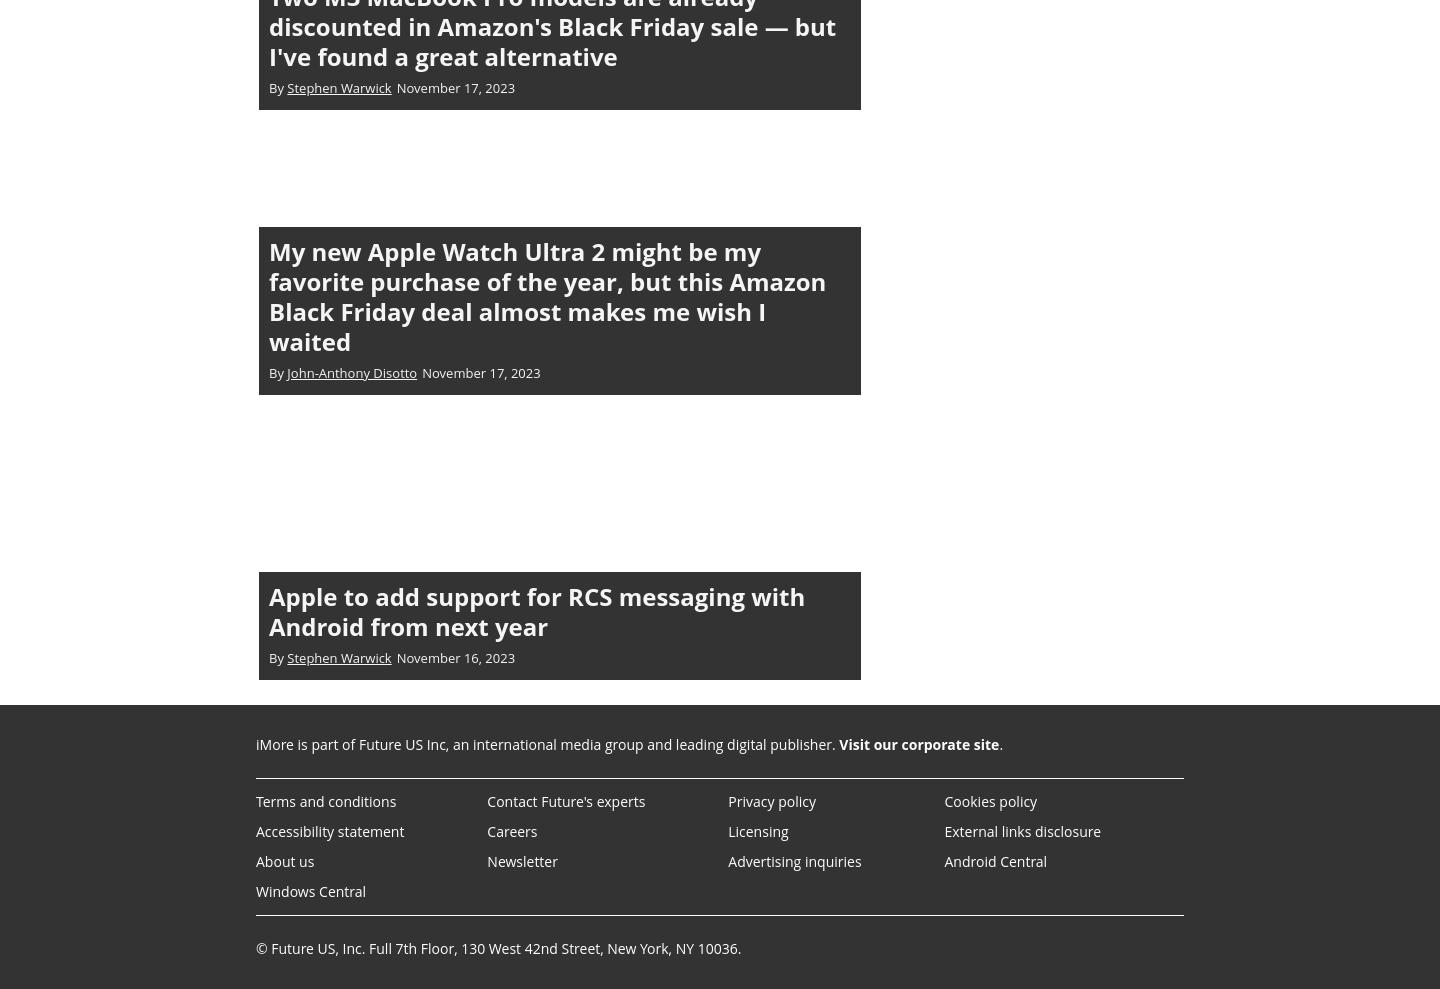 The width and height of the screenshot is (1440, 989). I want to click on 'Careers', so click(511, 830).